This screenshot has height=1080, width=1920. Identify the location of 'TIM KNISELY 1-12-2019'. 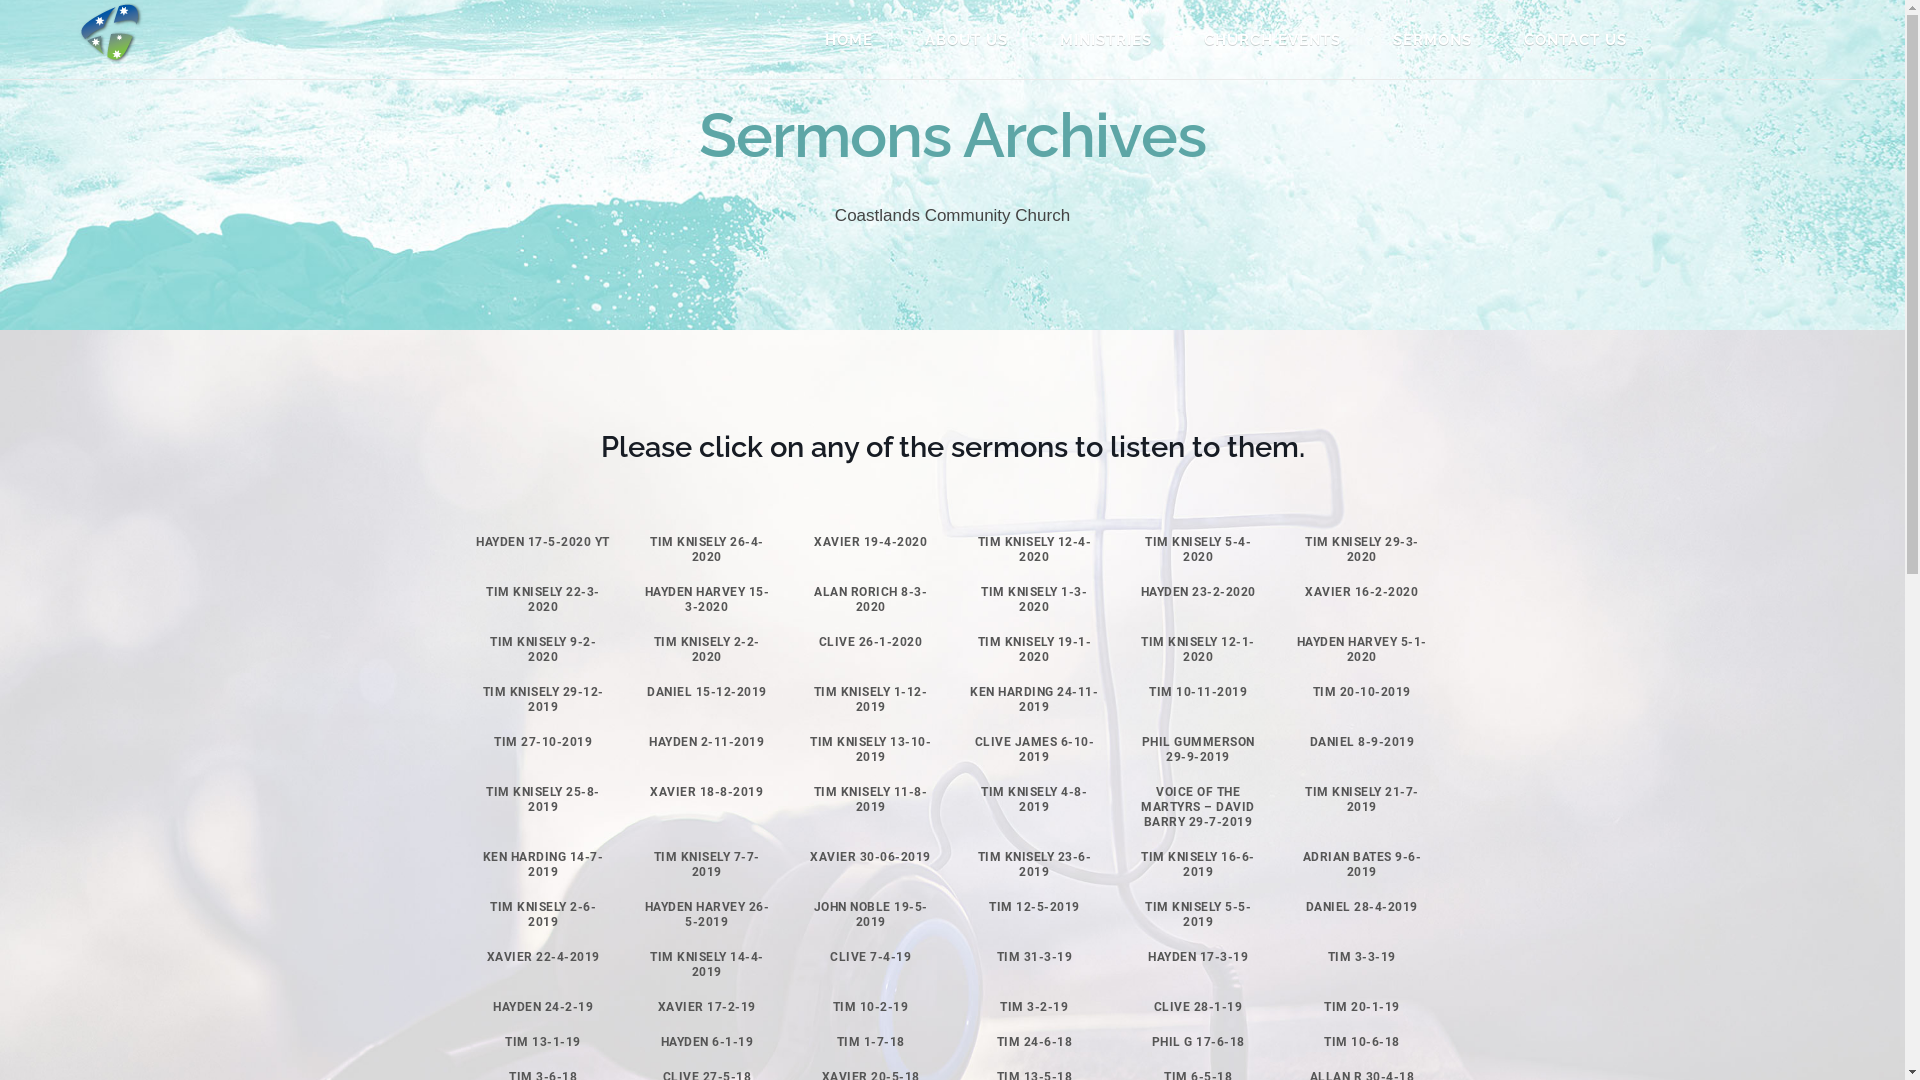
(870, 698).